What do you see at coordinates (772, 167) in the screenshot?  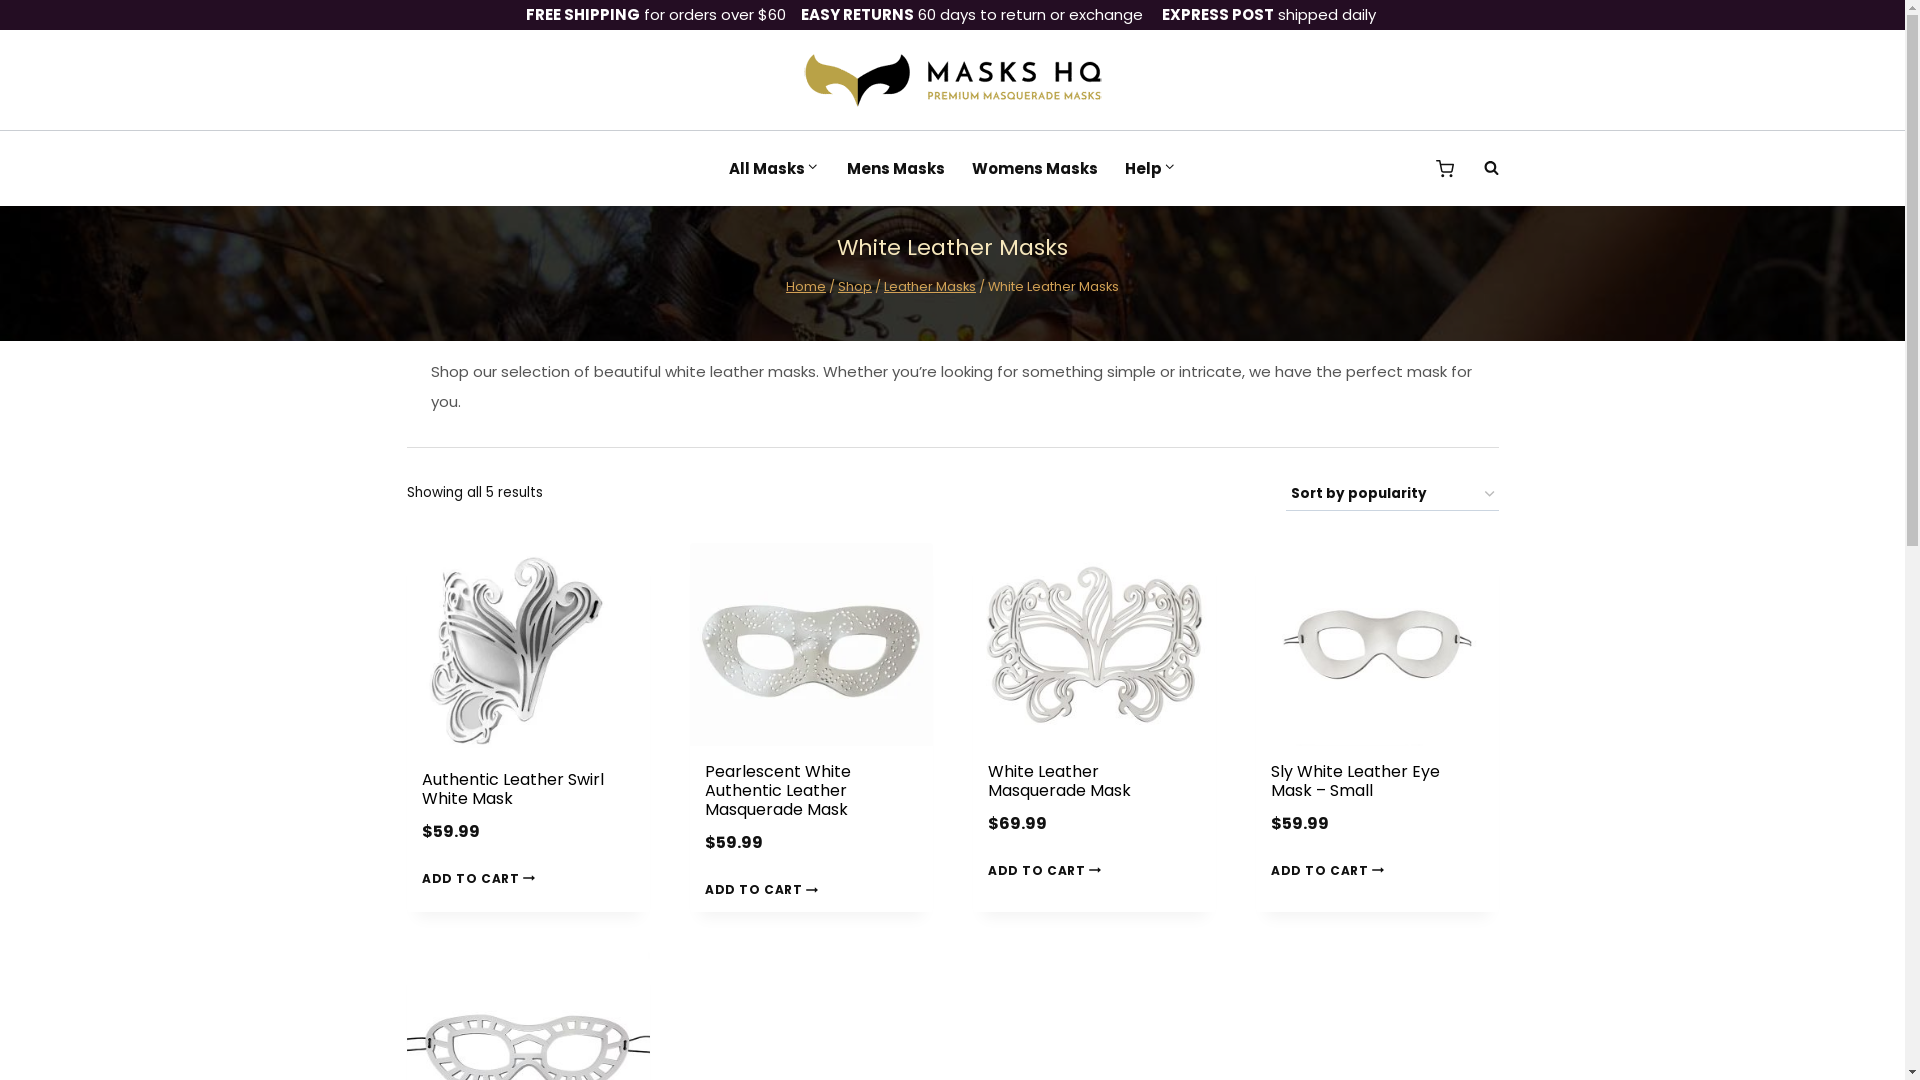 I see `'All Masks'` at bounding box center [772, 167].